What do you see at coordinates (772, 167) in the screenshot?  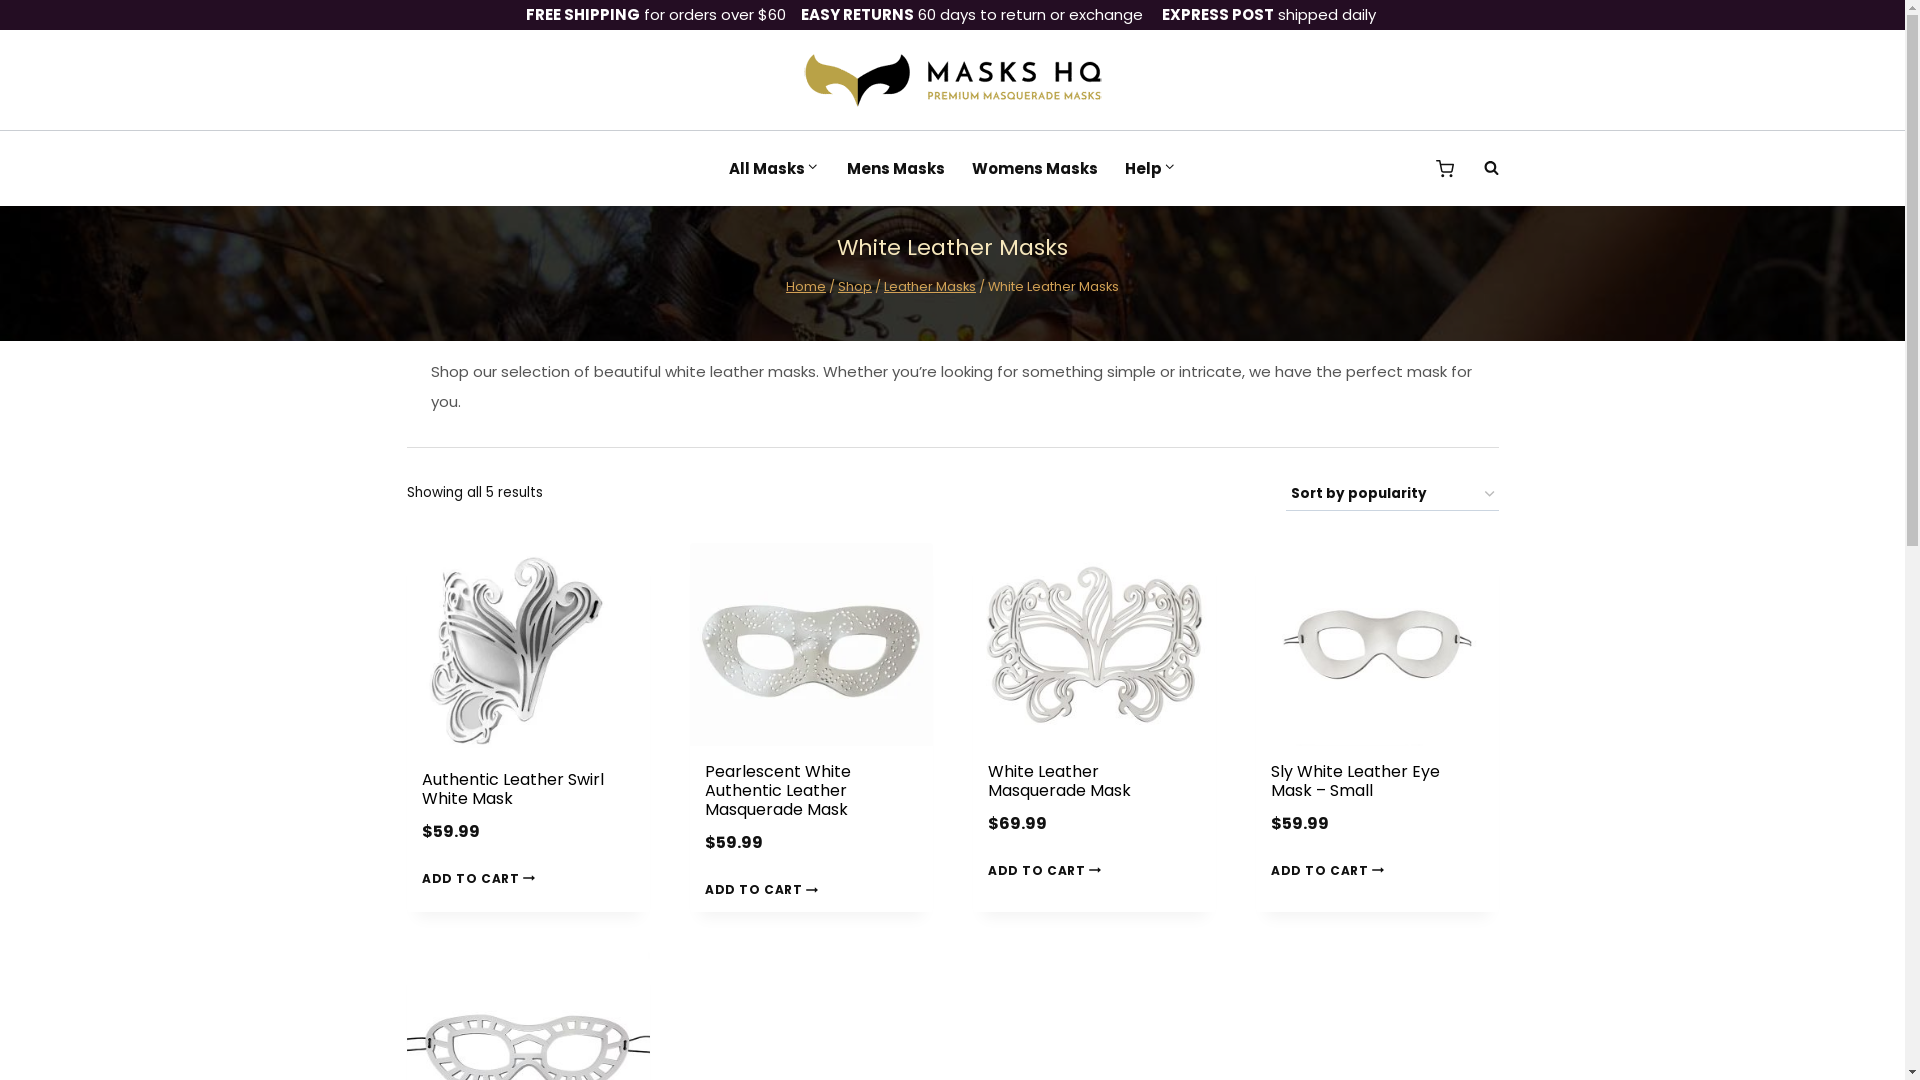 I see `'All Masks'` at bounding box center [772, 167].